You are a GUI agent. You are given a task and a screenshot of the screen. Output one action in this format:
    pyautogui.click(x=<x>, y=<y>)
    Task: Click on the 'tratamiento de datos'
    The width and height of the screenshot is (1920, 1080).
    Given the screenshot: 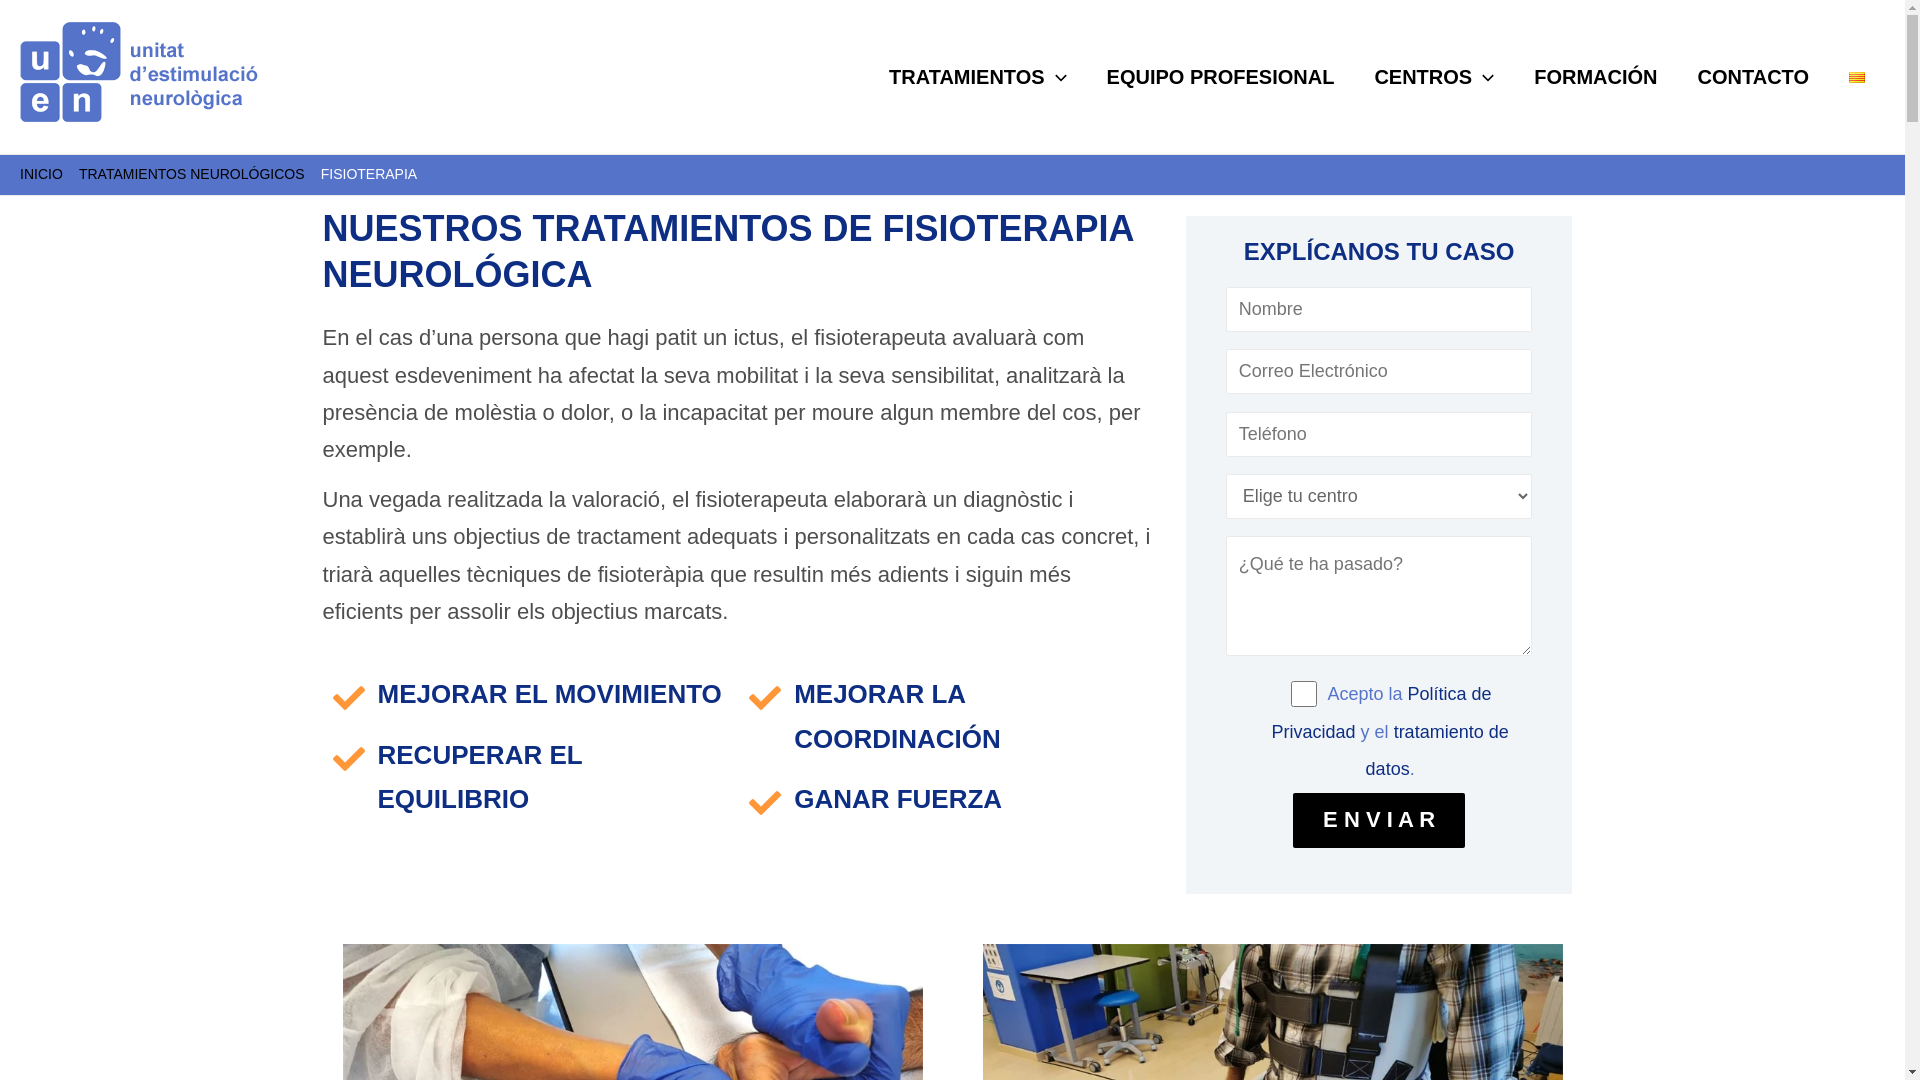 What is the action you would take?
    pyautogui.click(x=1436, y=750)
    